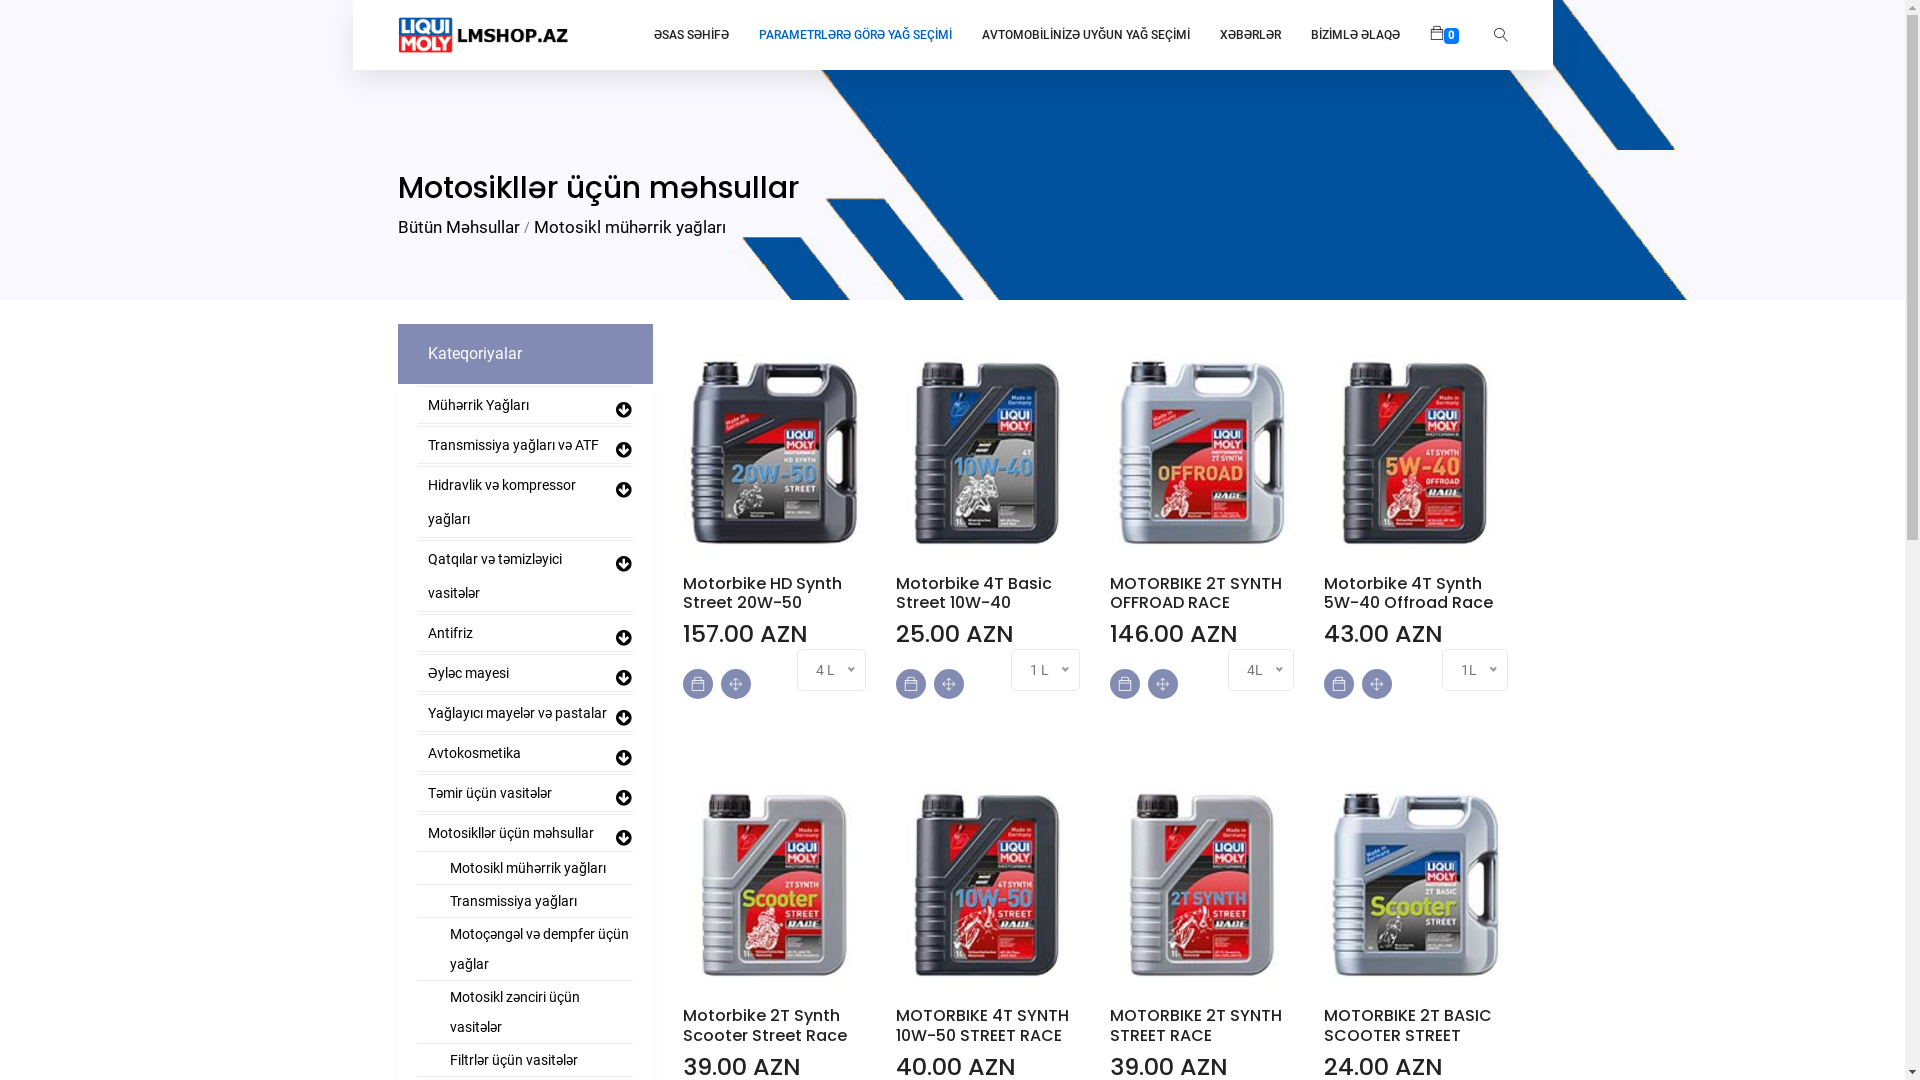  I want to click on 'Motorbike HD Synth Street 20W-50', so click(681, 592).